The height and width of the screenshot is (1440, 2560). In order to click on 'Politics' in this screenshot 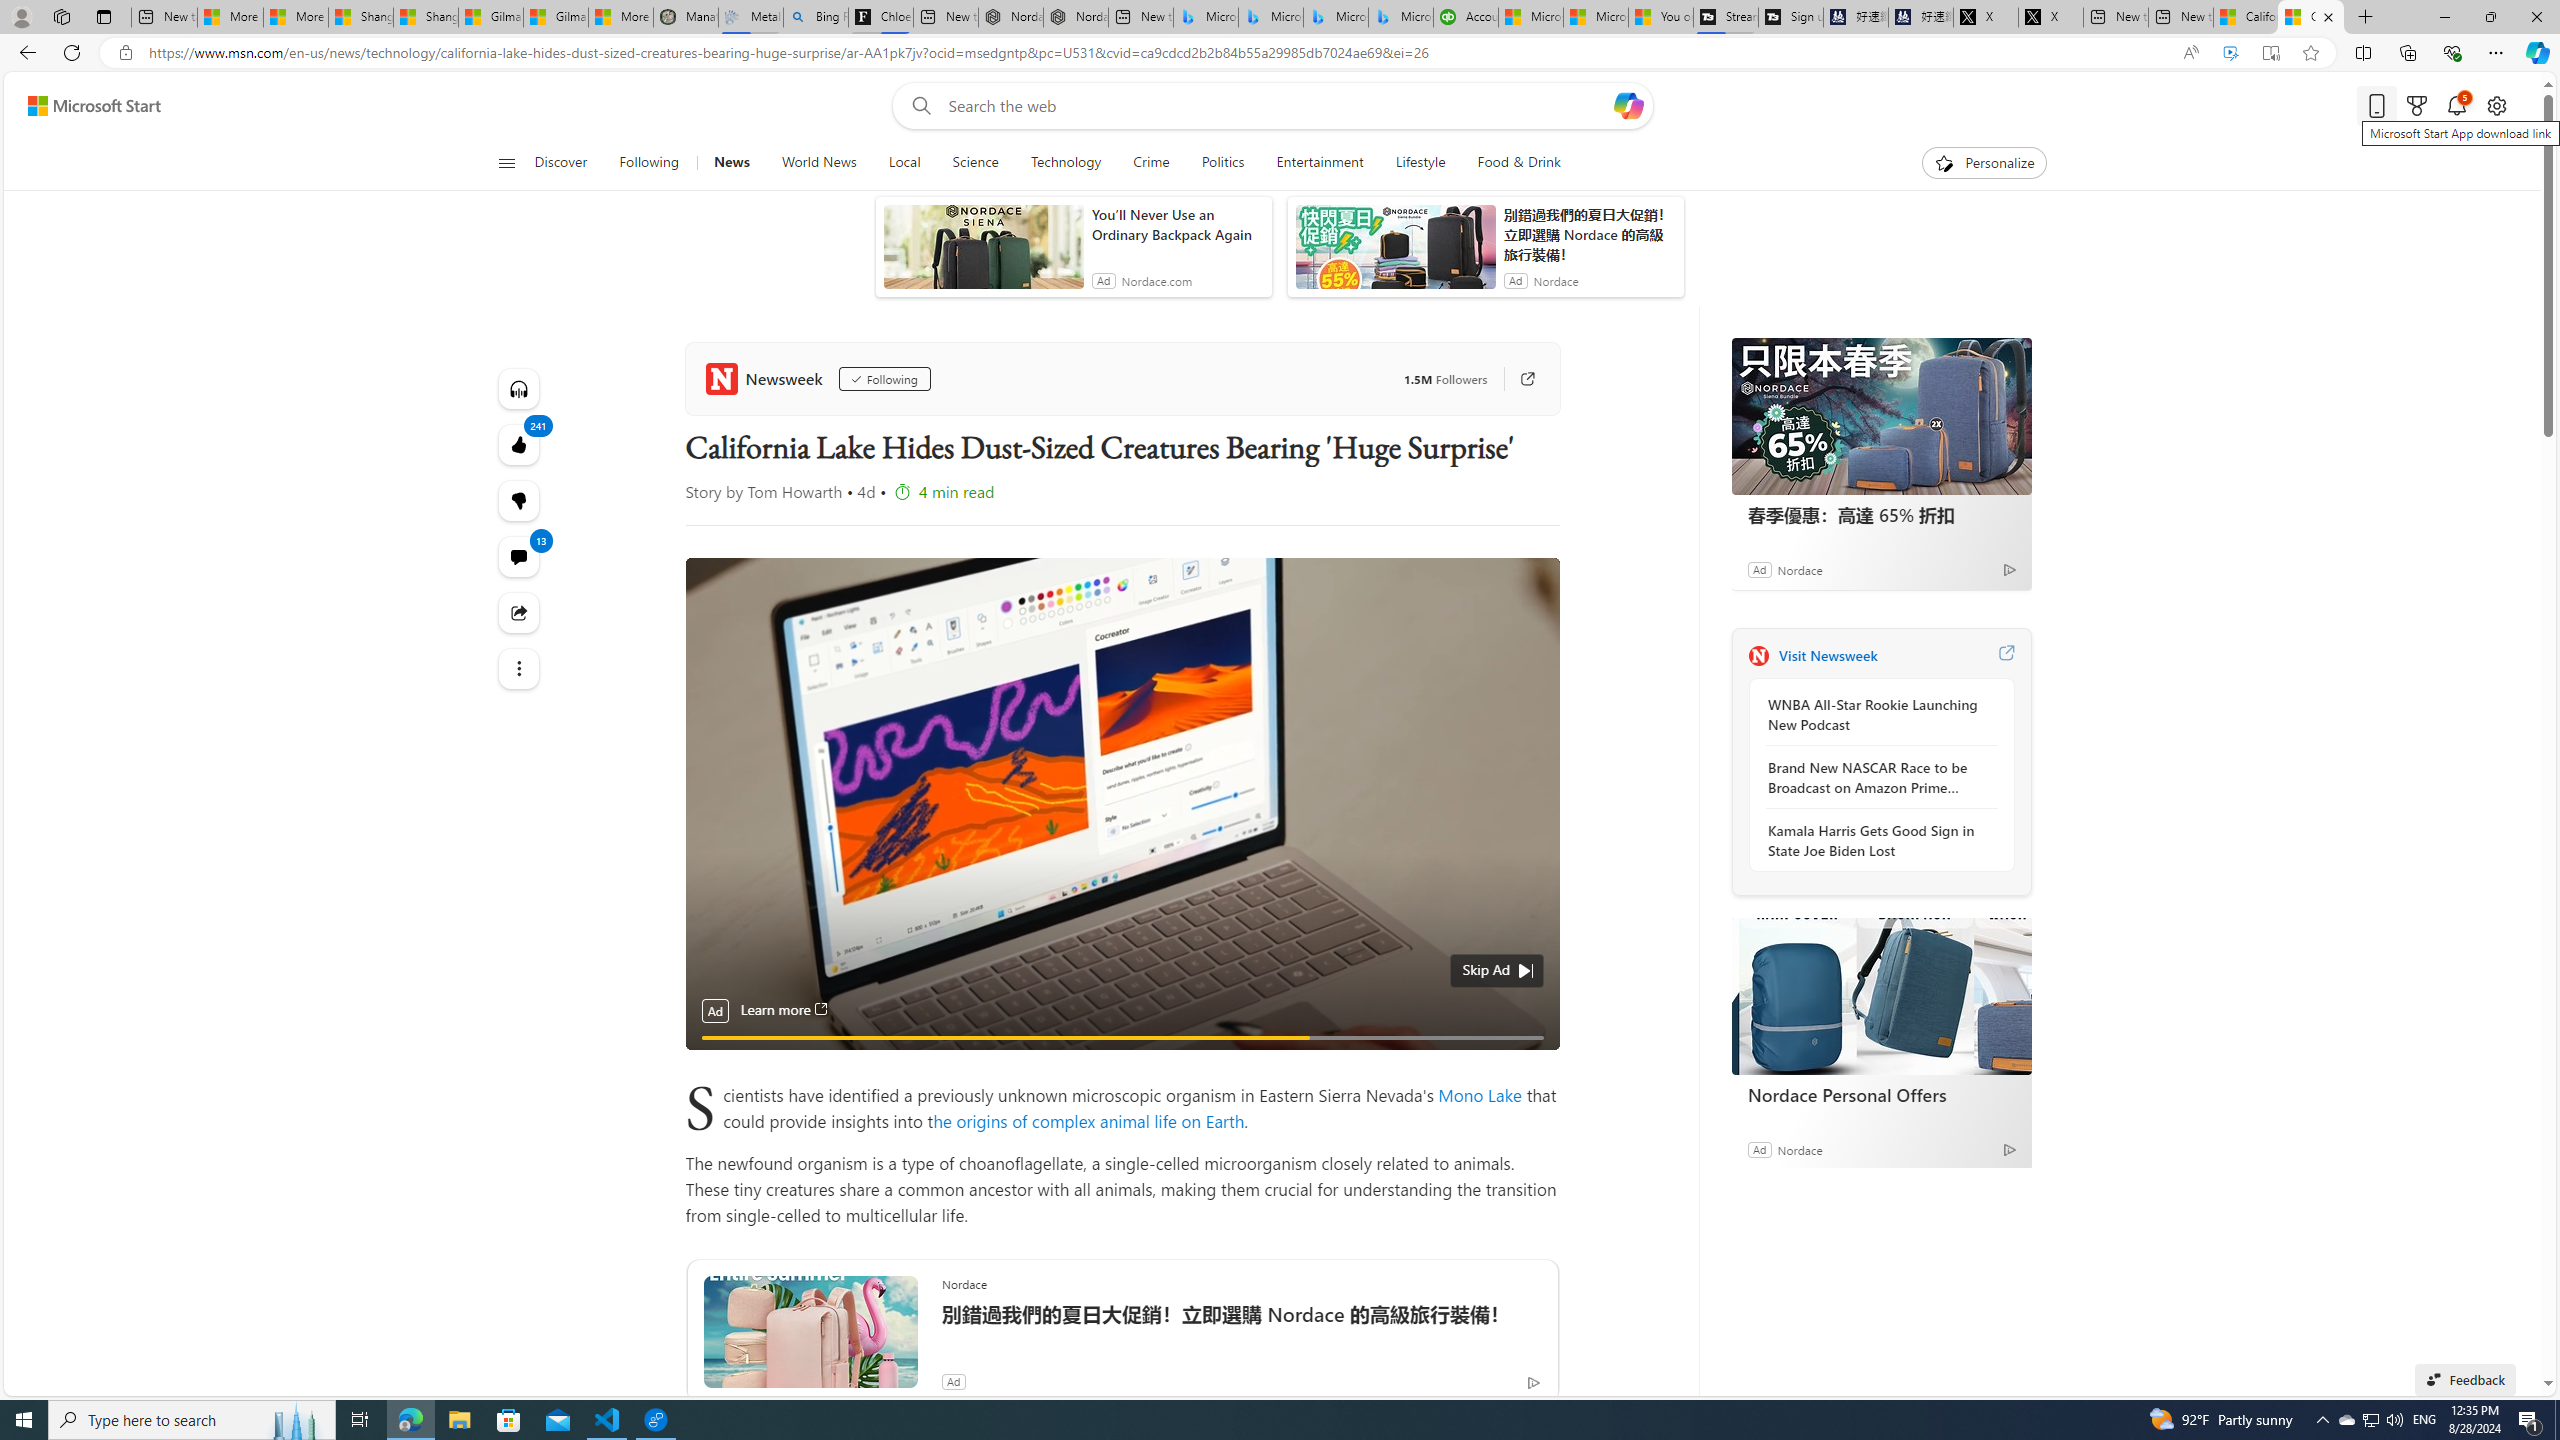, I will do `click(1222, 162)`.